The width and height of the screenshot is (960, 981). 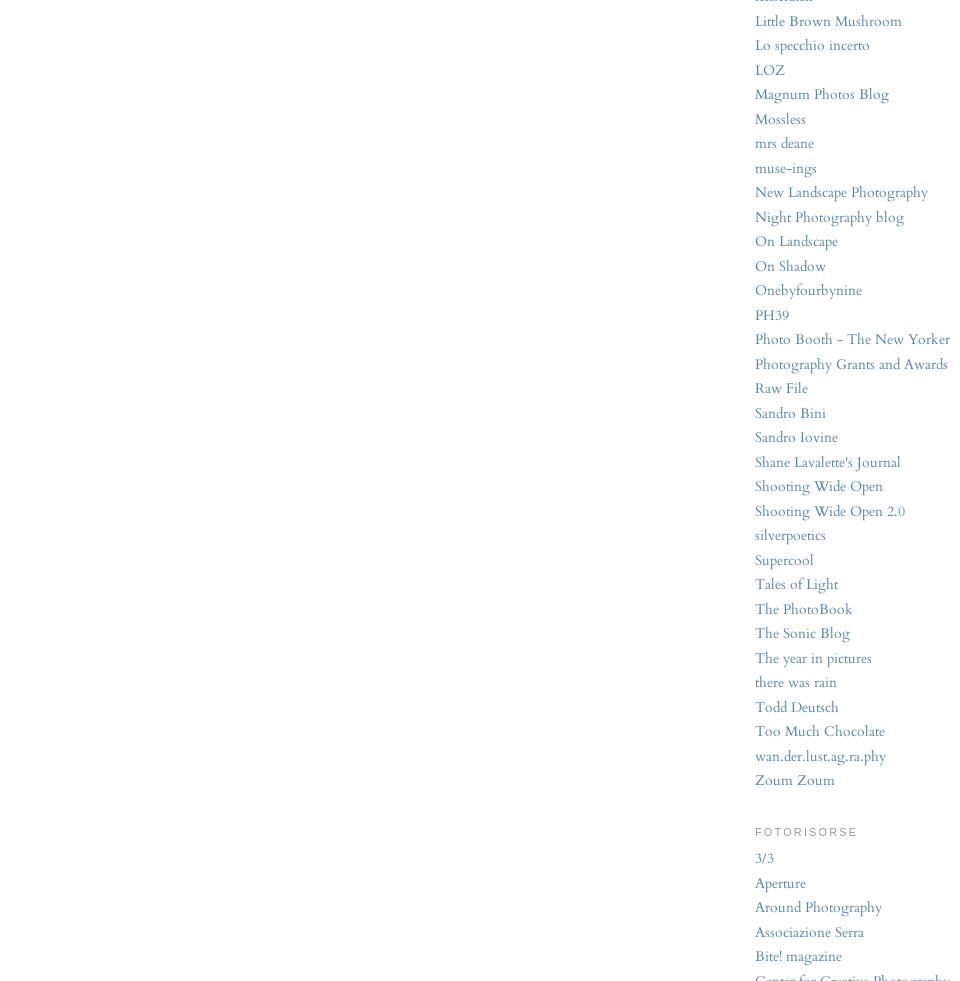 I want to click on 'wan.der.lust.ag.ra.phy', so click(x=820, y=755).